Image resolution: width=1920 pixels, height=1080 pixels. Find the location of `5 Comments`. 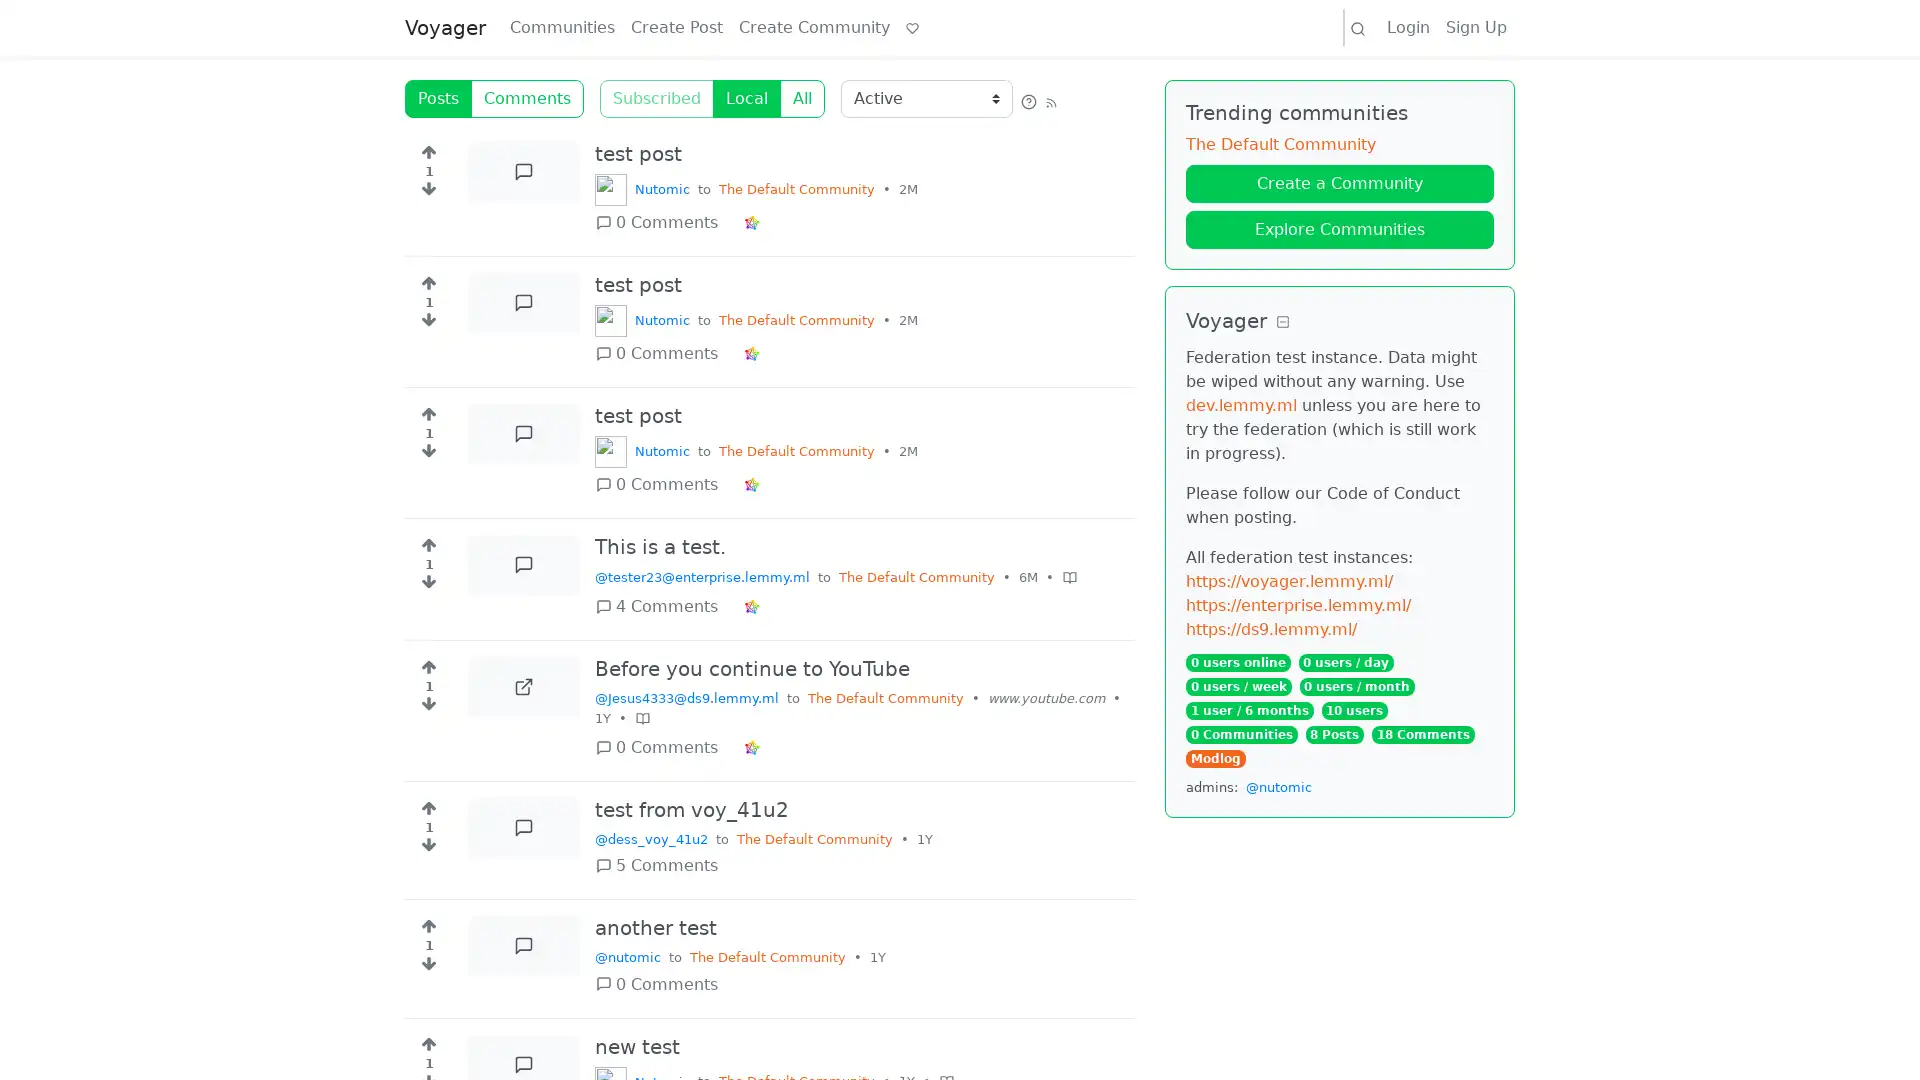

5 Comments is located at coordinates (662, 865).